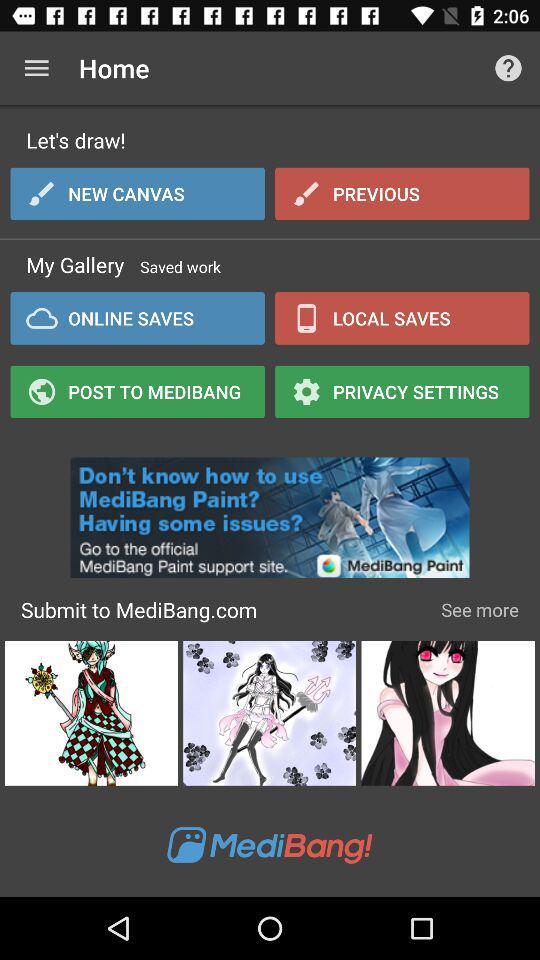 The image size is (540, 960). Describe the element at coordinates (402, 390) in the screenshot. I see `item to the right of the online saves` at that location.